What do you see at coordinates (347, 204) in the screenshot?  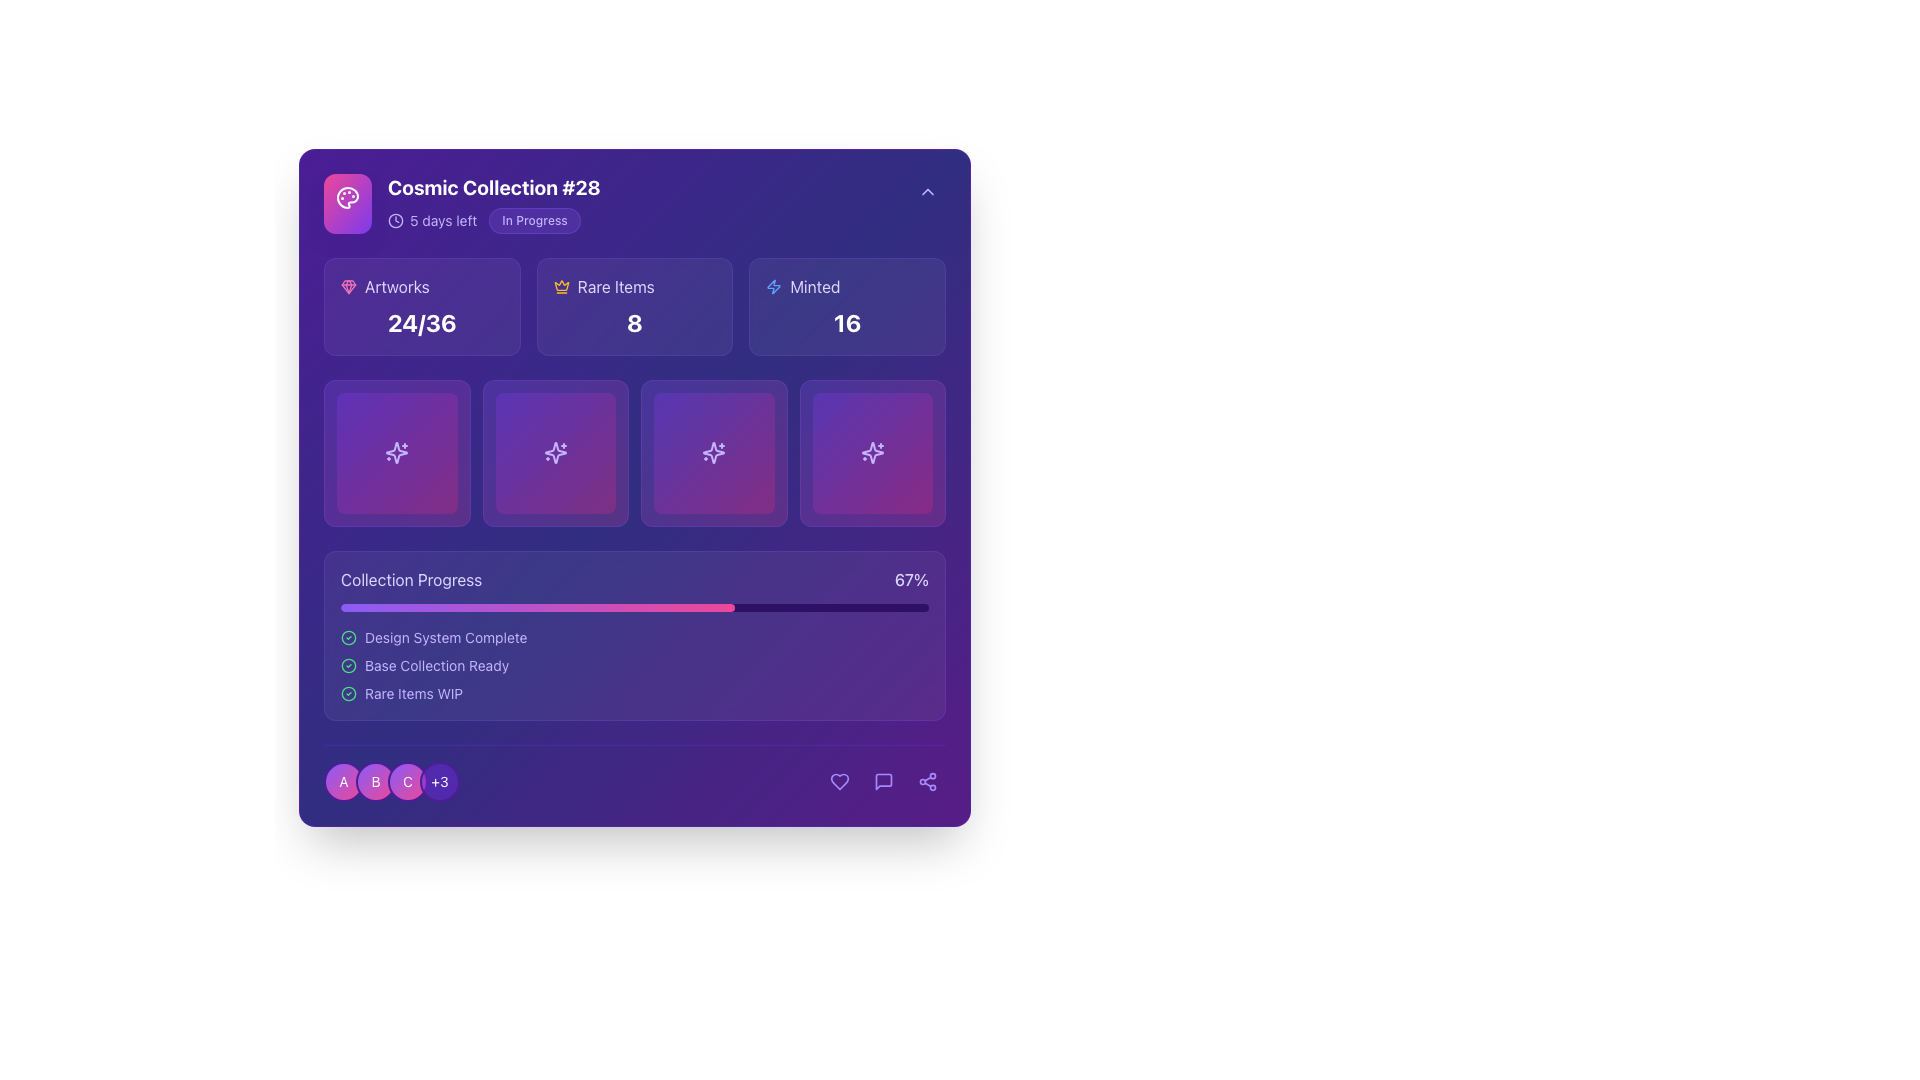 I see `the decorative icon located at the top-left corner of the header section of the card labeled 'Cosmic Collection #28', which is positioned to the left of the text 'Cosmic Collection #28'` at bounding box center [347, 204].